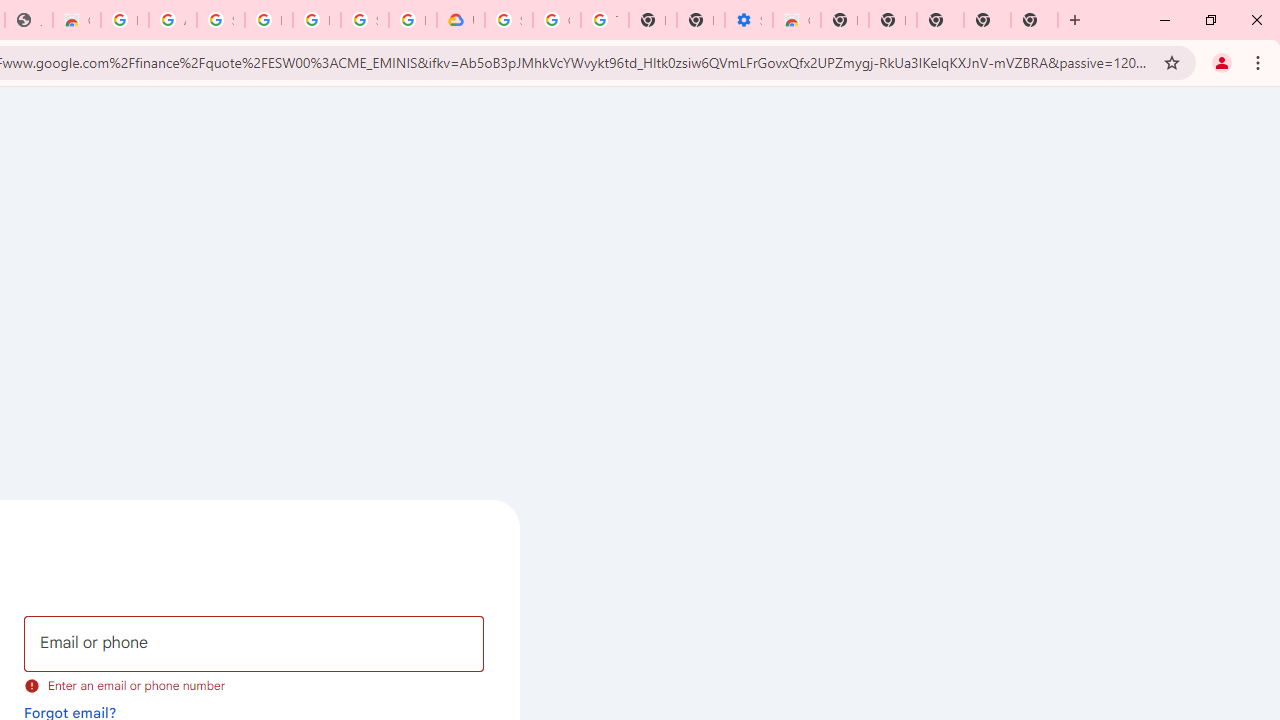  What do you see at coordinates (1034, 20) in the screenshot?
I see `'New Tab'` at bounding box center [1034, 20].